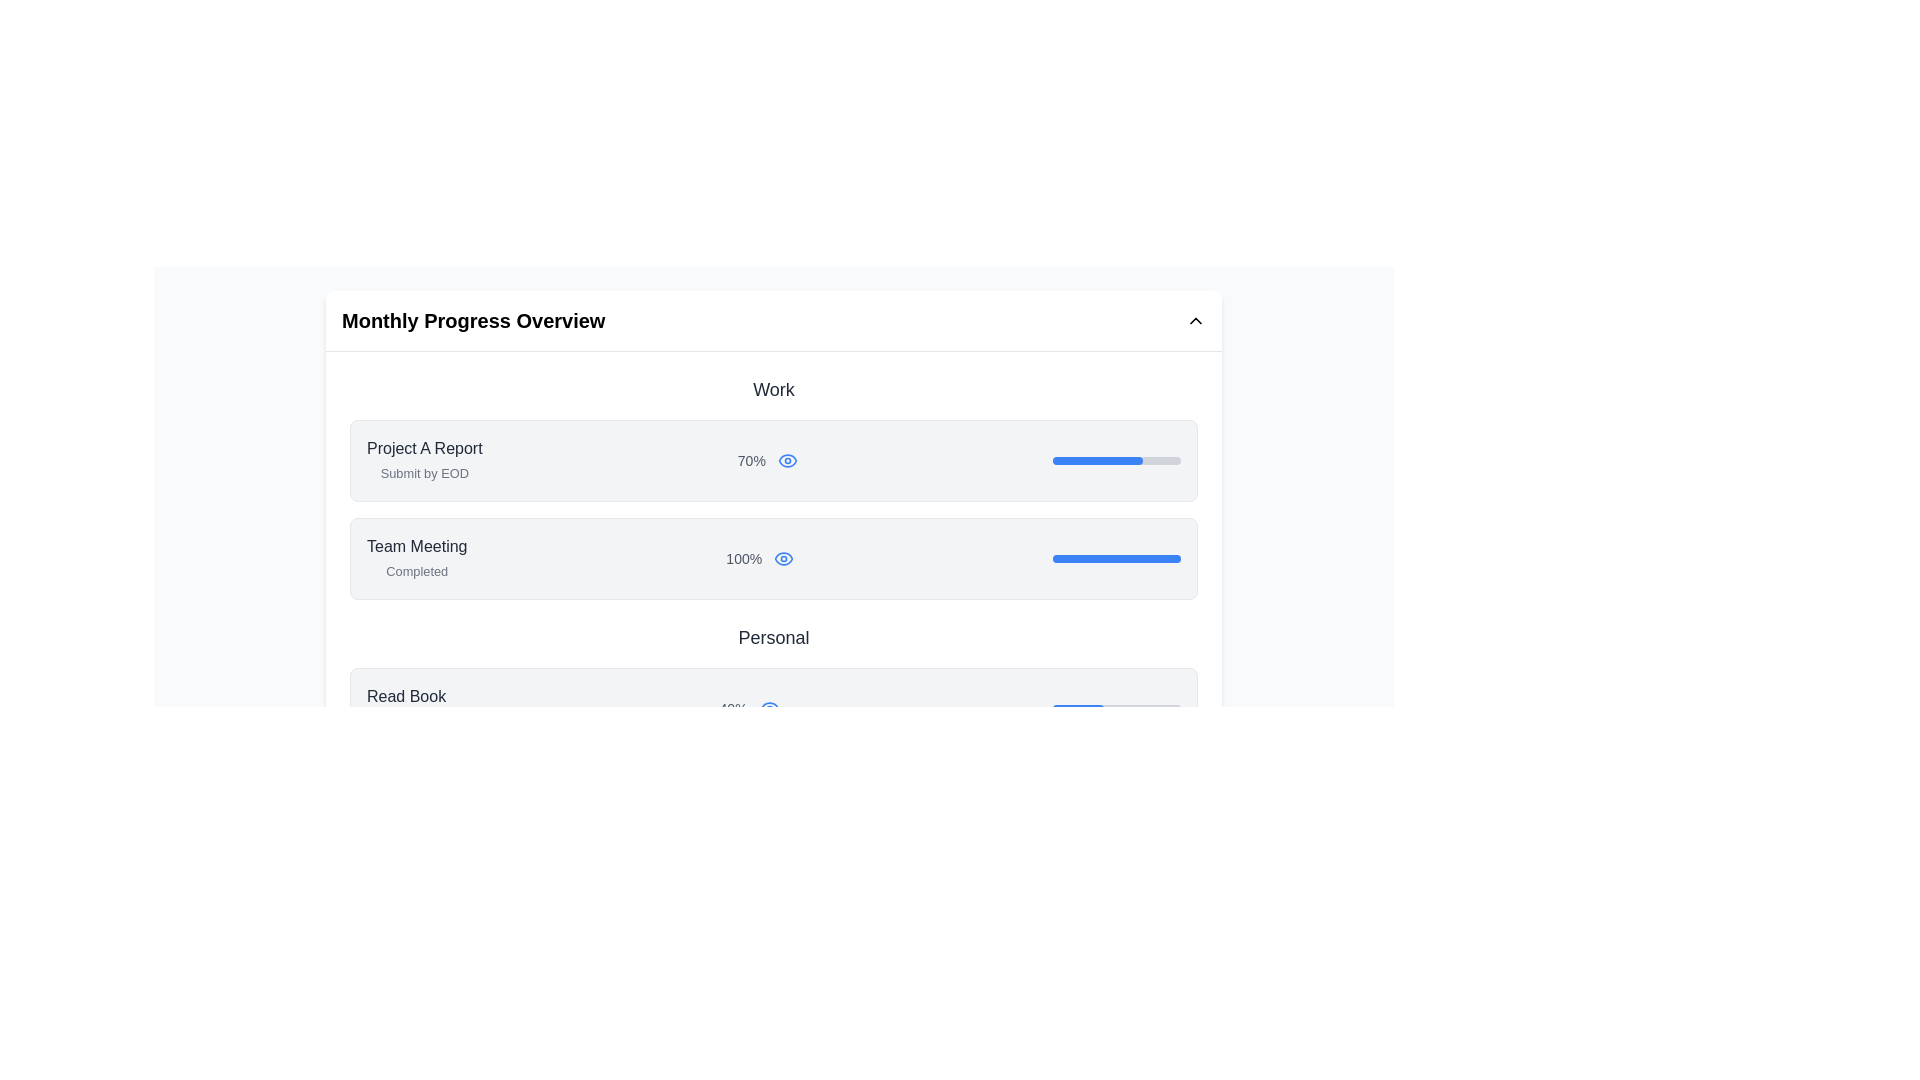 This screenshot has height=1080, width=1920. I want to click on the visibility icon located next to the numeric text '40%' within the 'Personal' list group, which indicates the ability, so click(768, 708).